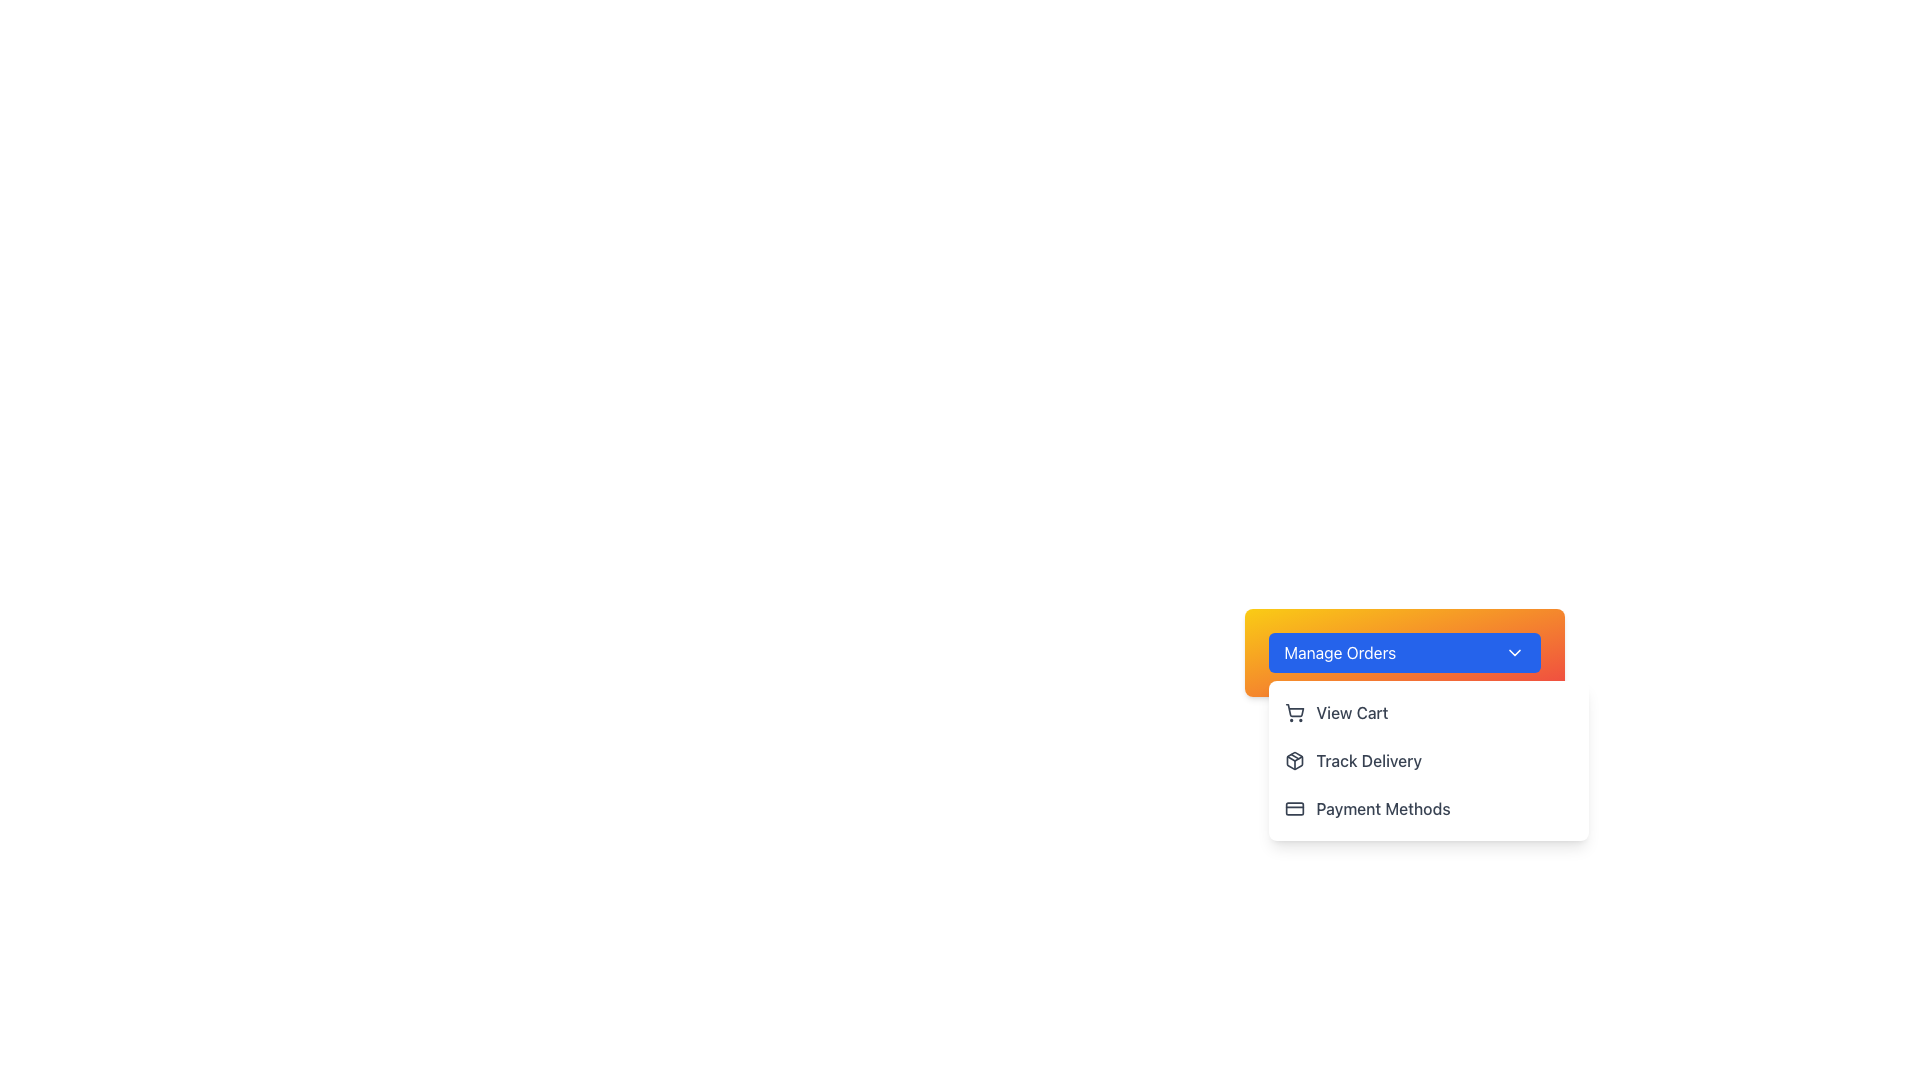 This screenshot has height=1080, width=1920. I want to click on the button at the top center of the fixed dialog box to manage orders, which reveals additional options for order management, so click(1403, 652).